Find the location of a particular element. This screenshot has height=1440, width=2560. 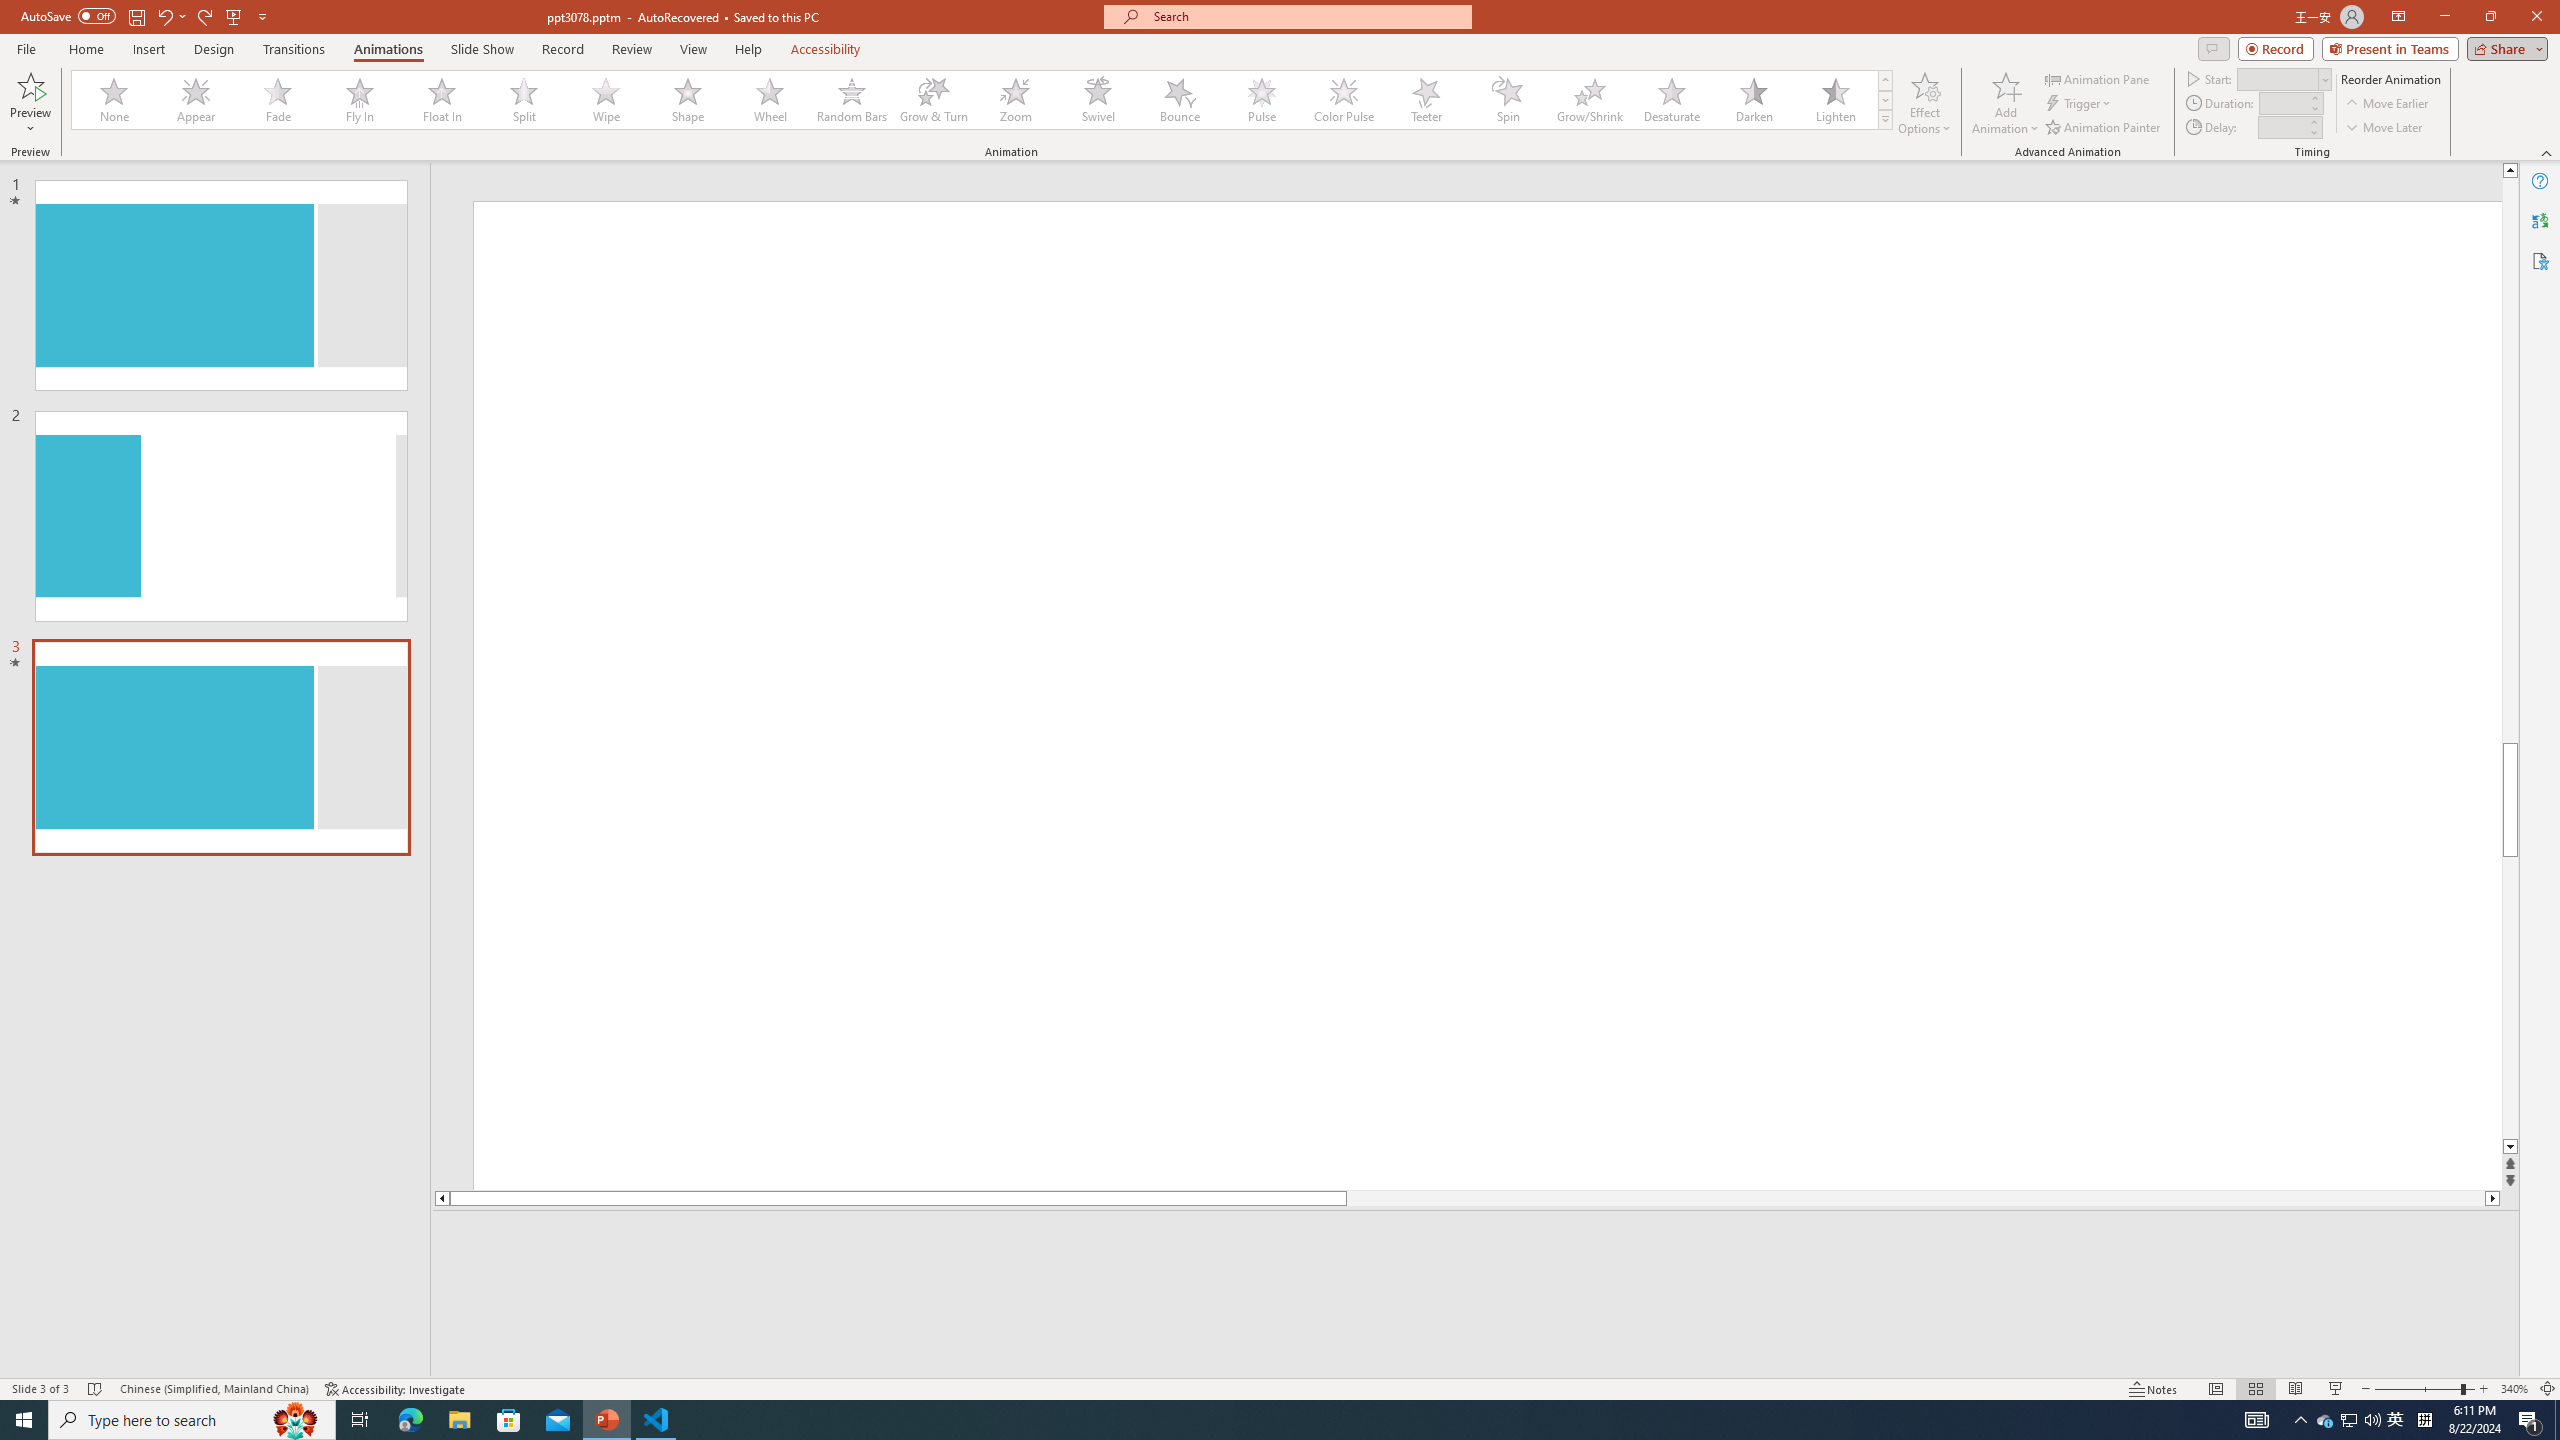

'Pulse' is located at coordinates (1261, 99).